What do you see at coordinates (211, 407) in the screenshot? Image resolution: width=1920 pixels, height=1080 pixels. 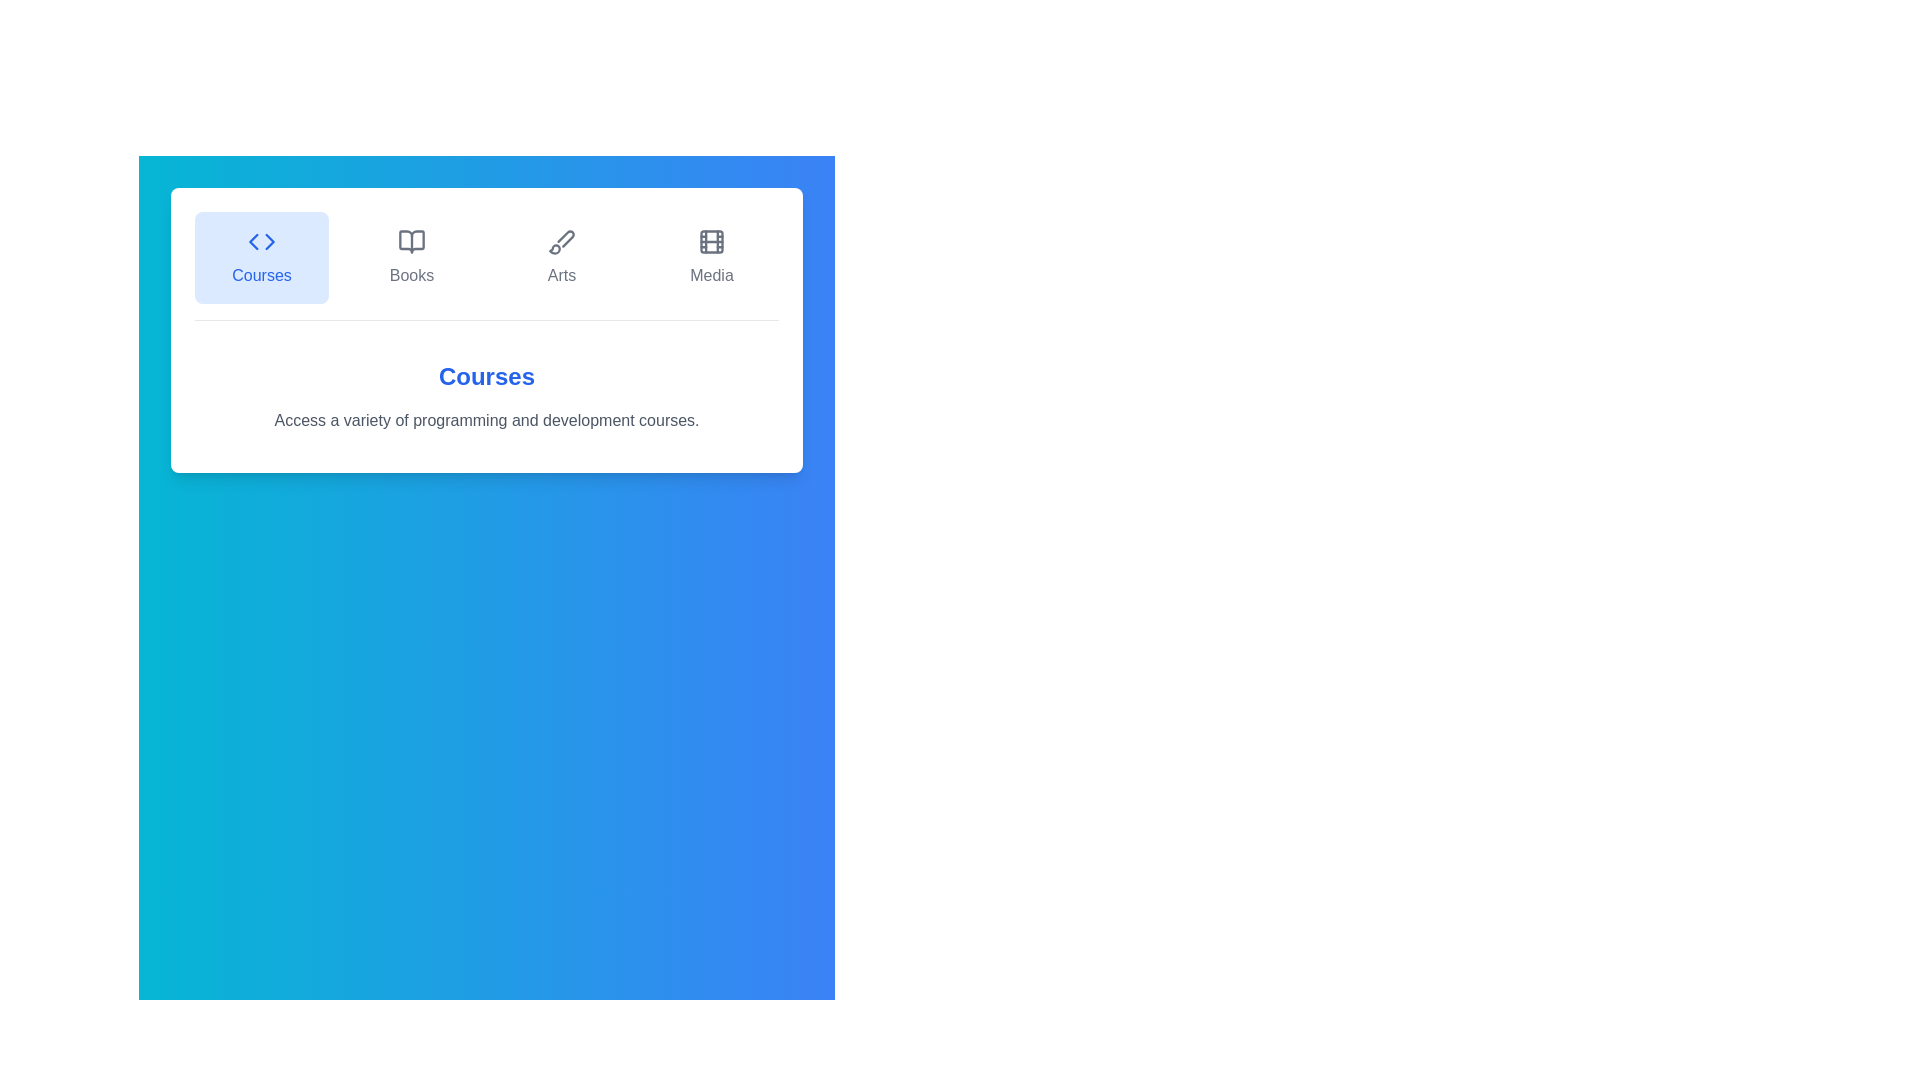 I see `the text 'Access a variety of programming and development courses.' in the content area` at bounding box center [211, 407].